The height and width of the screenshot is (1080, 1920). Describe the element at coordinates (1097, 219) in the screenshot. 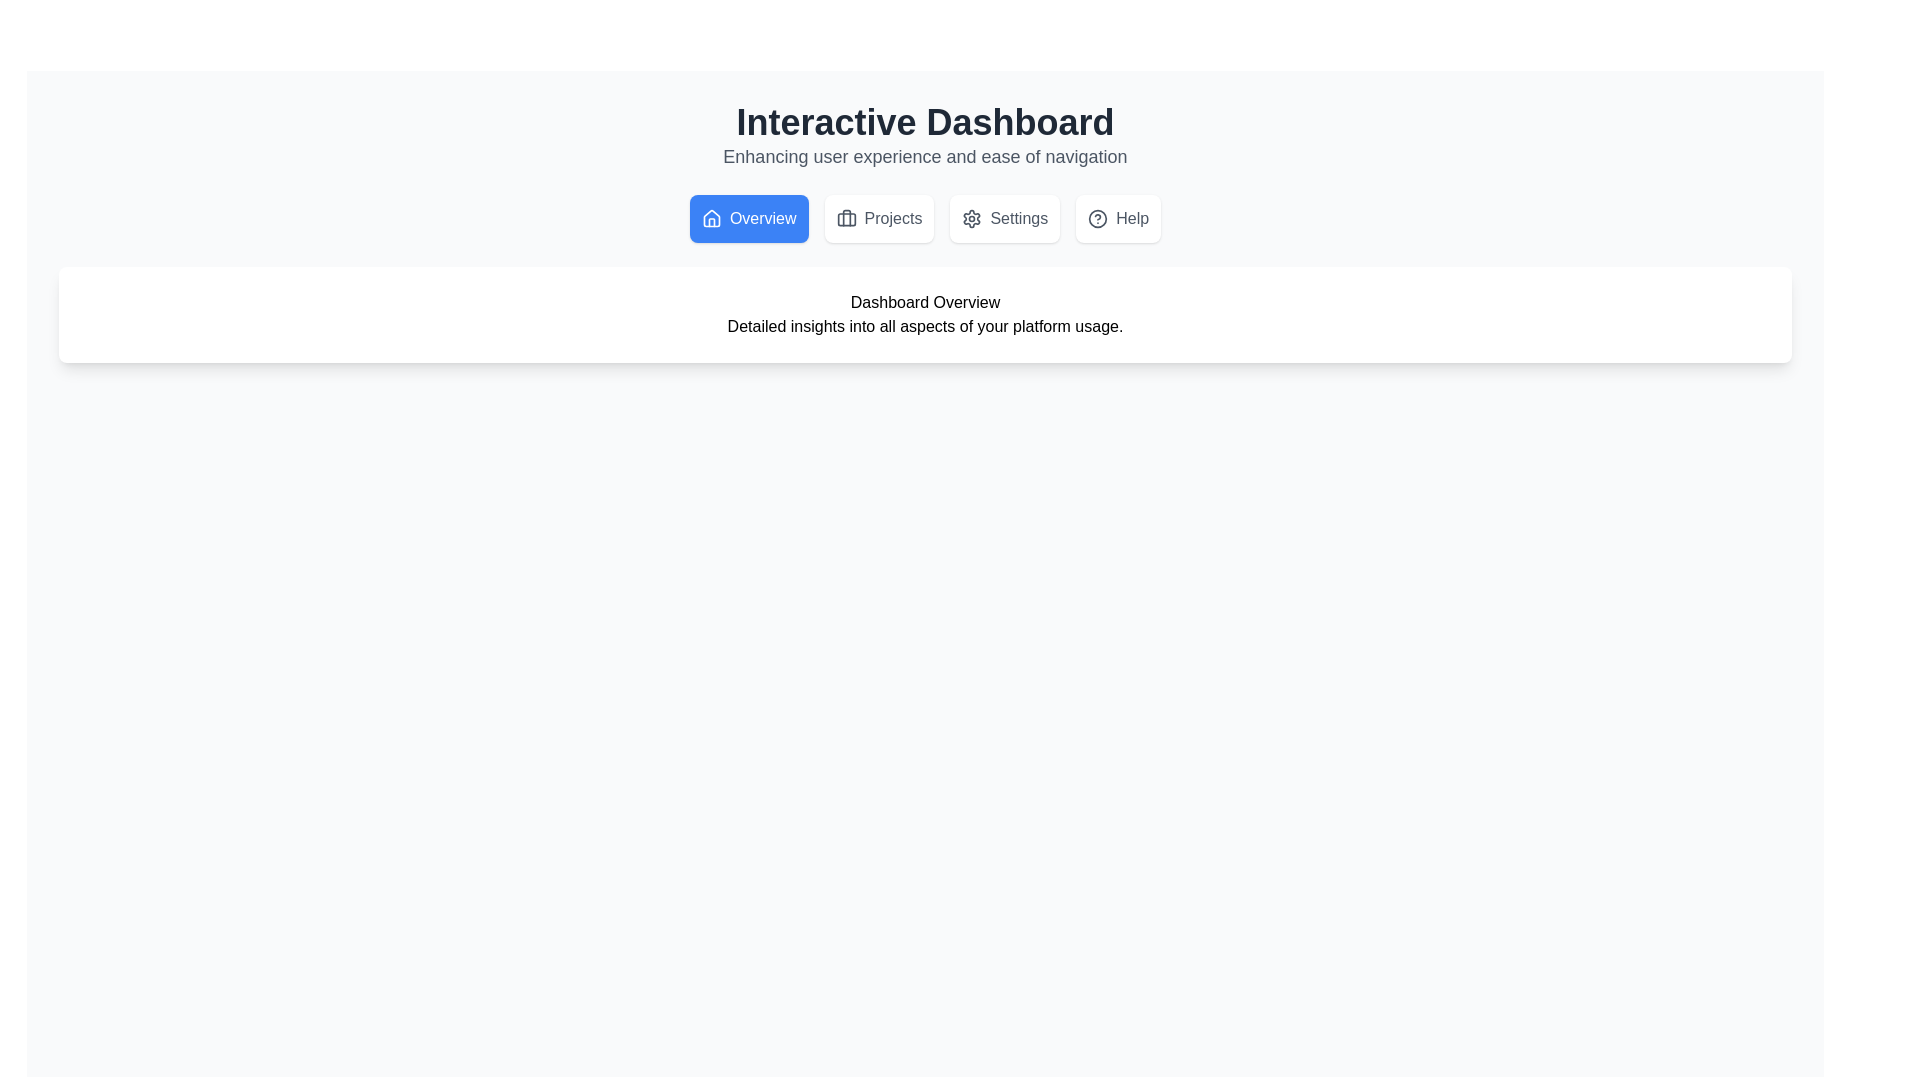

I see `the circular icon representing a help button located in the top navigation bar, which is the fourth element after 'Overview,' 'Projects,' and 'Settings.'` at that location.